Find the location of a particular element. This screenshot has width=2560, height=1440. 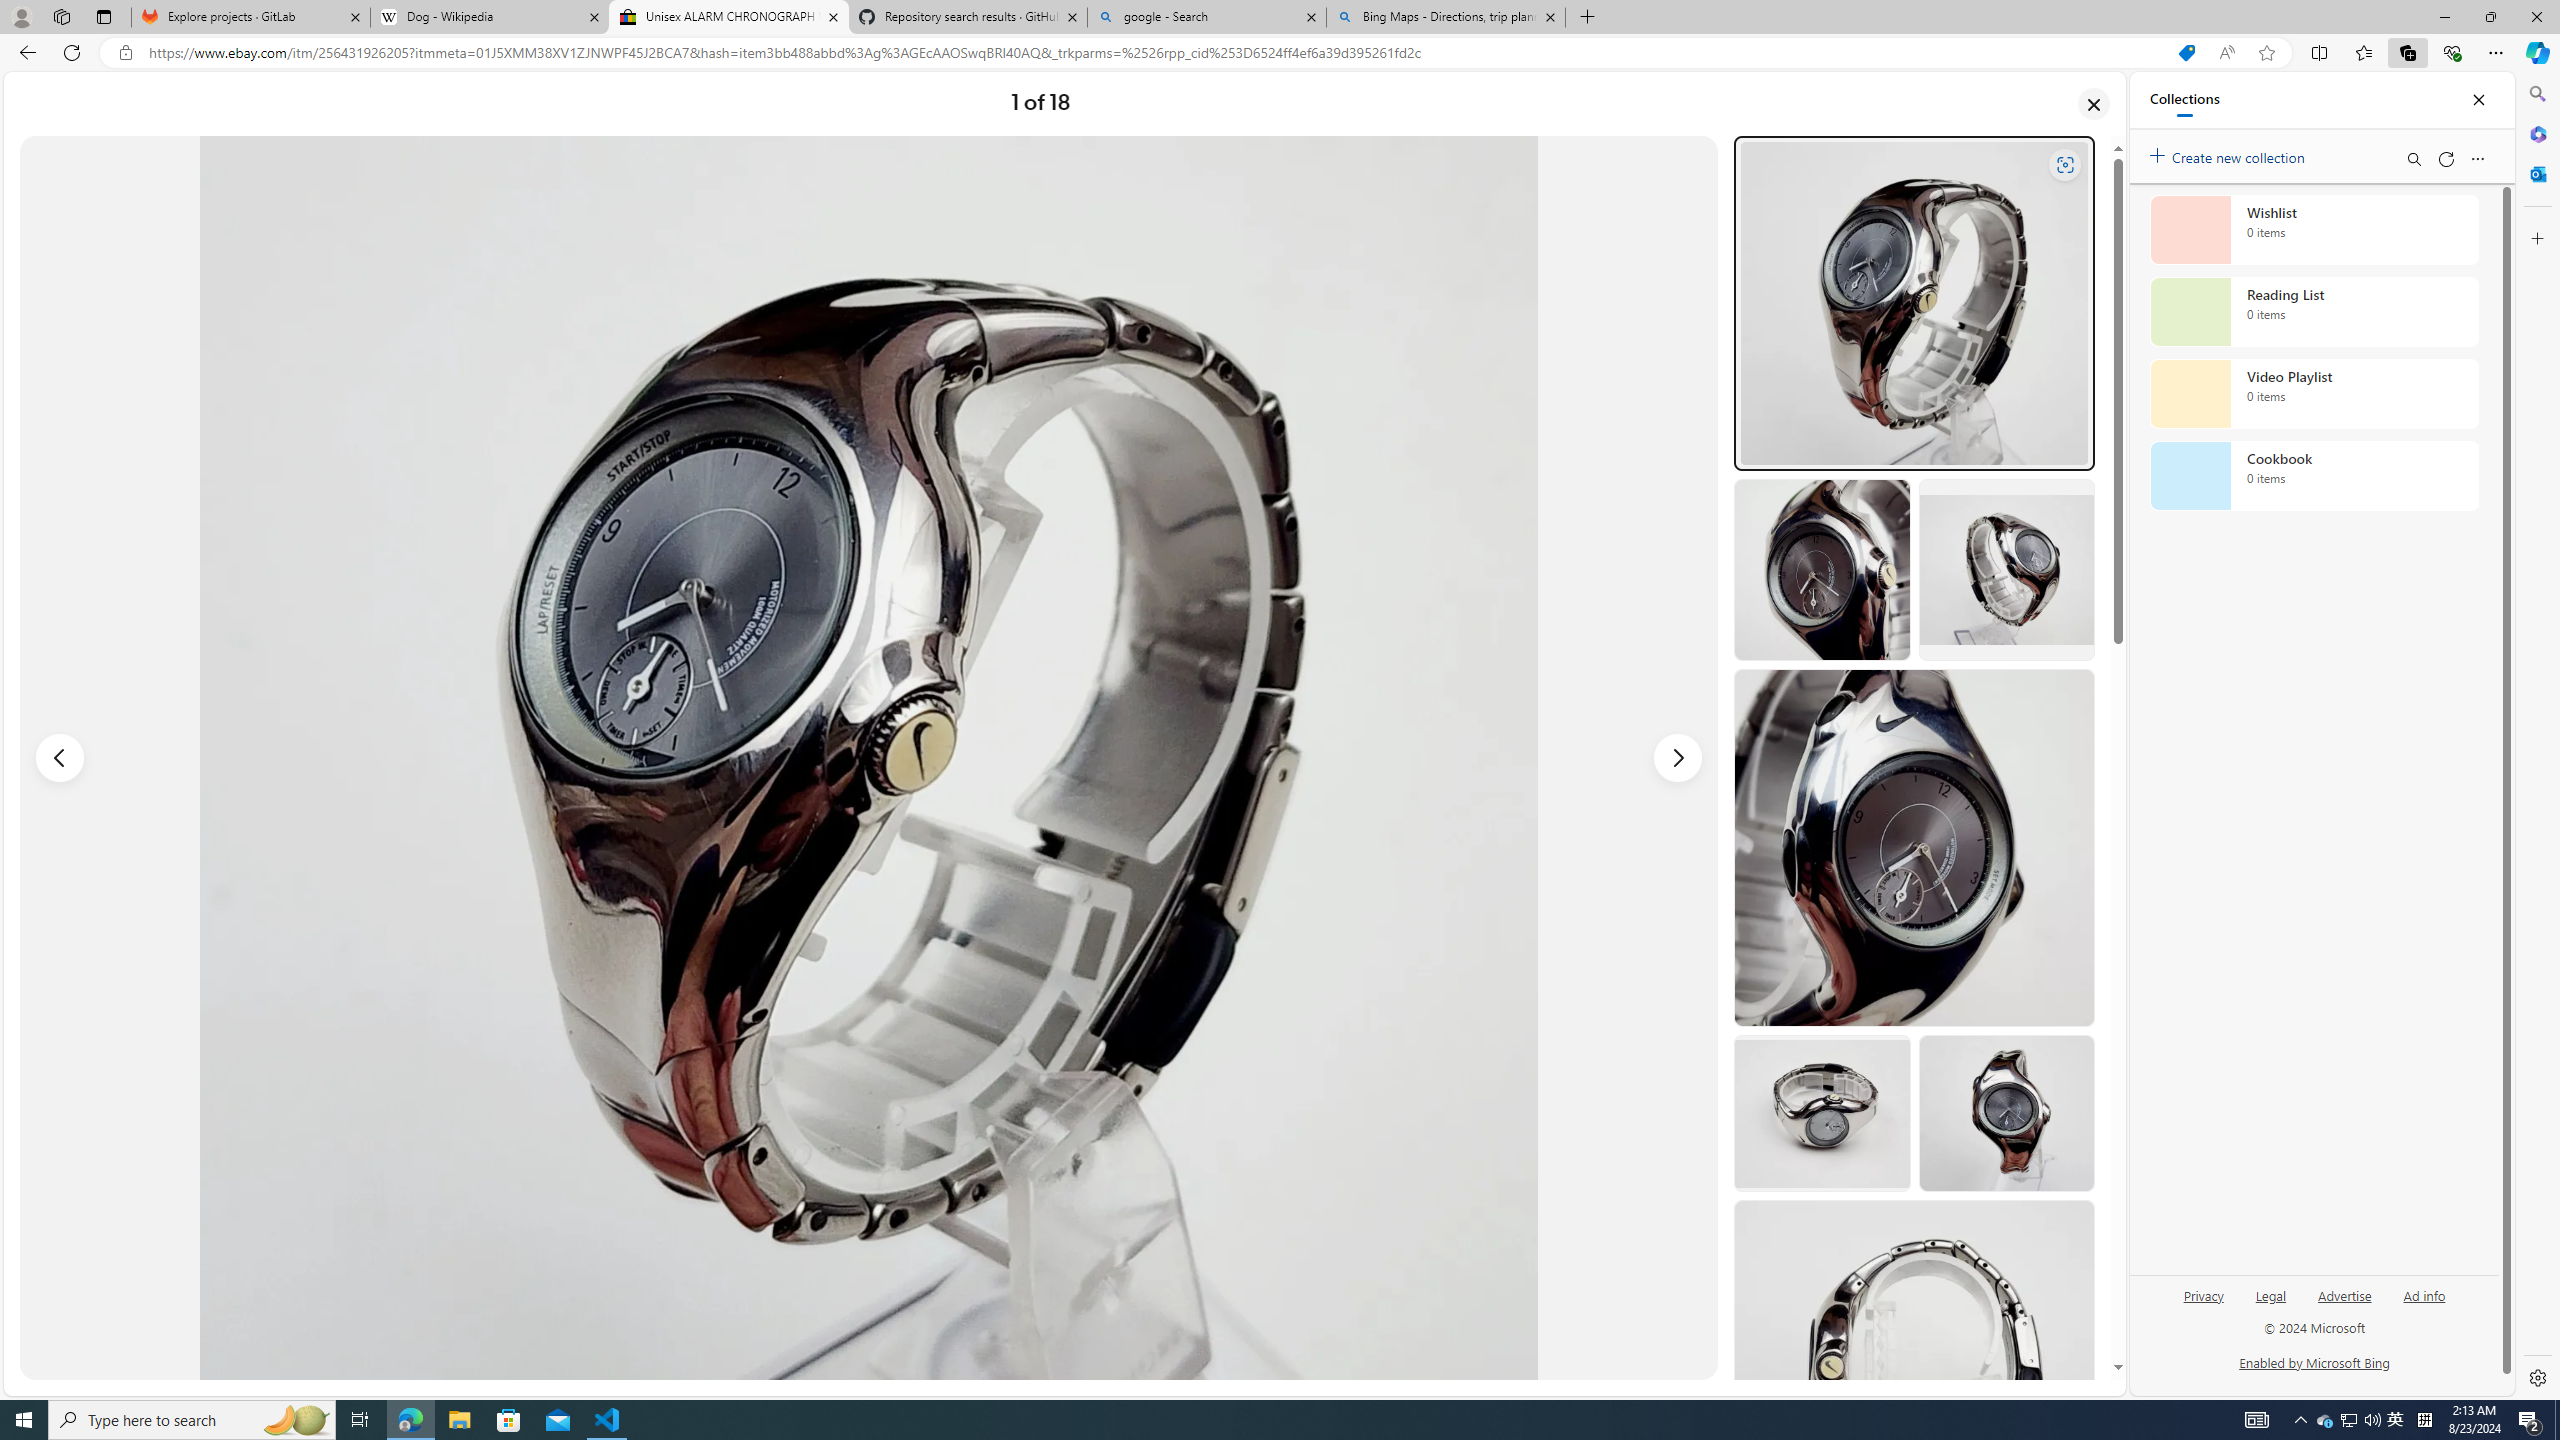

'Previous image - Item images thumbnails' is located at coordinates (60, 758).